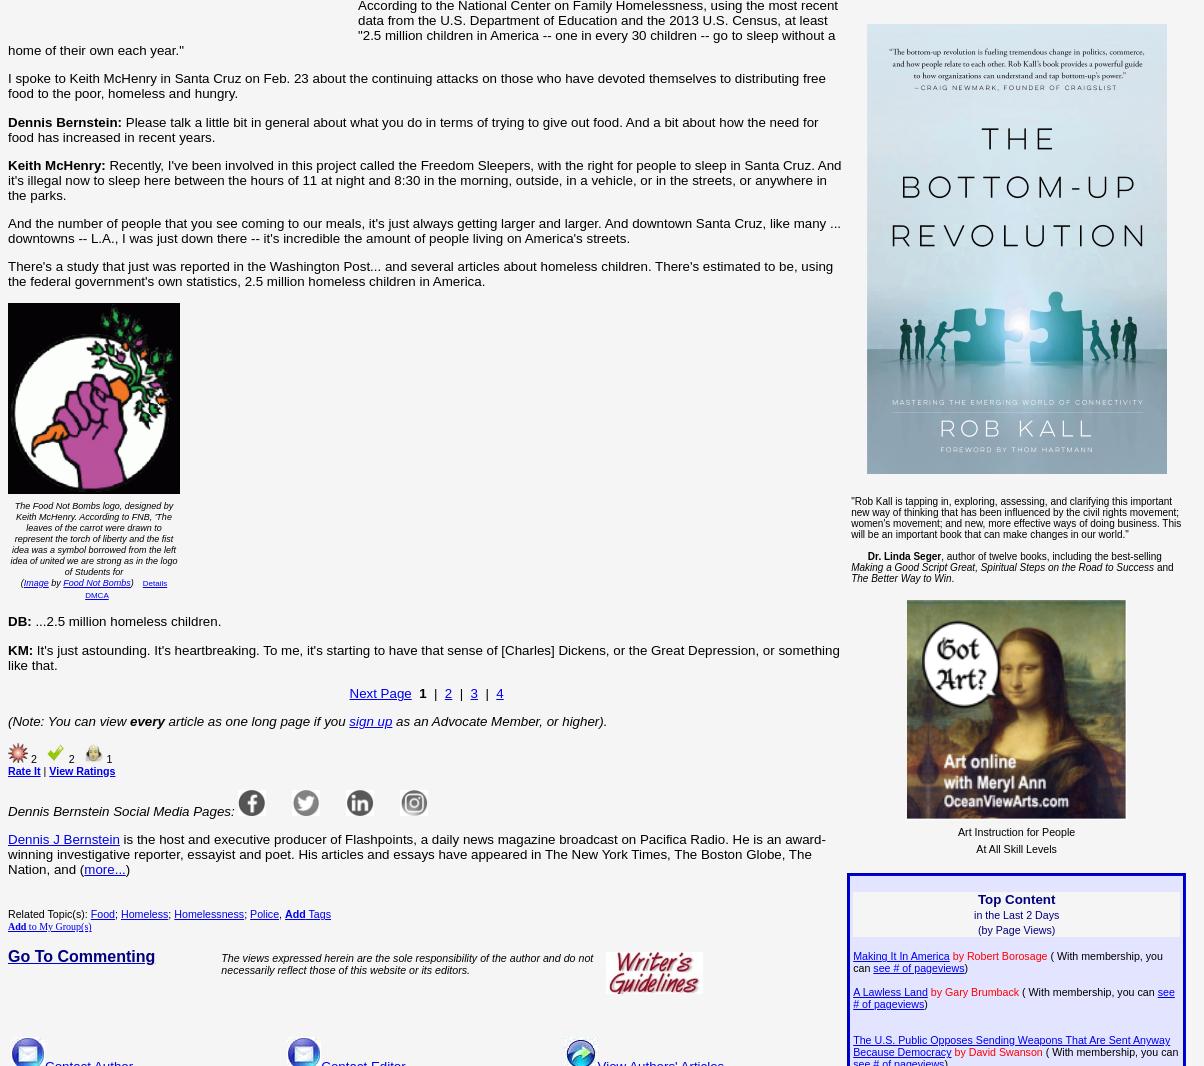 Image resolution: width=1204 pixels, height=1066 pixels. Describe the element at coordinates (889, 992) in the screenshot. I see `'A Lawless Land'` at that location.